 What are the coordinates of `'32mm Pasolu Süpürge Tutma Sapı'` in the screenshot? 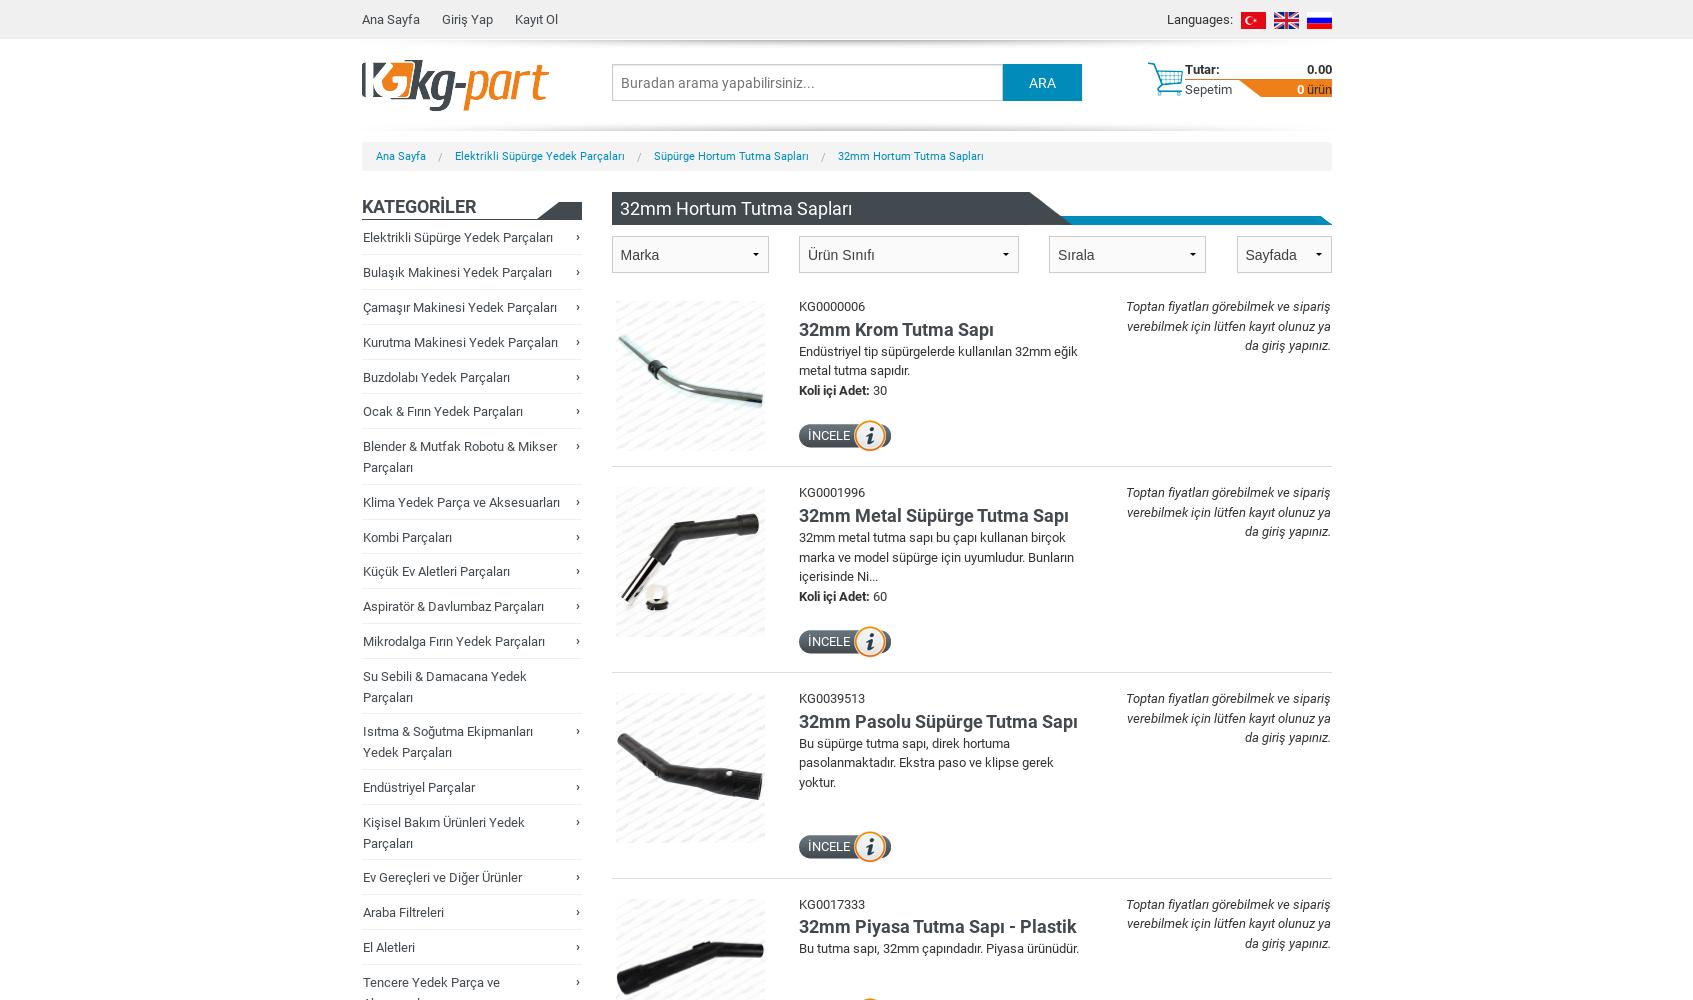 It's located at (937, 719).